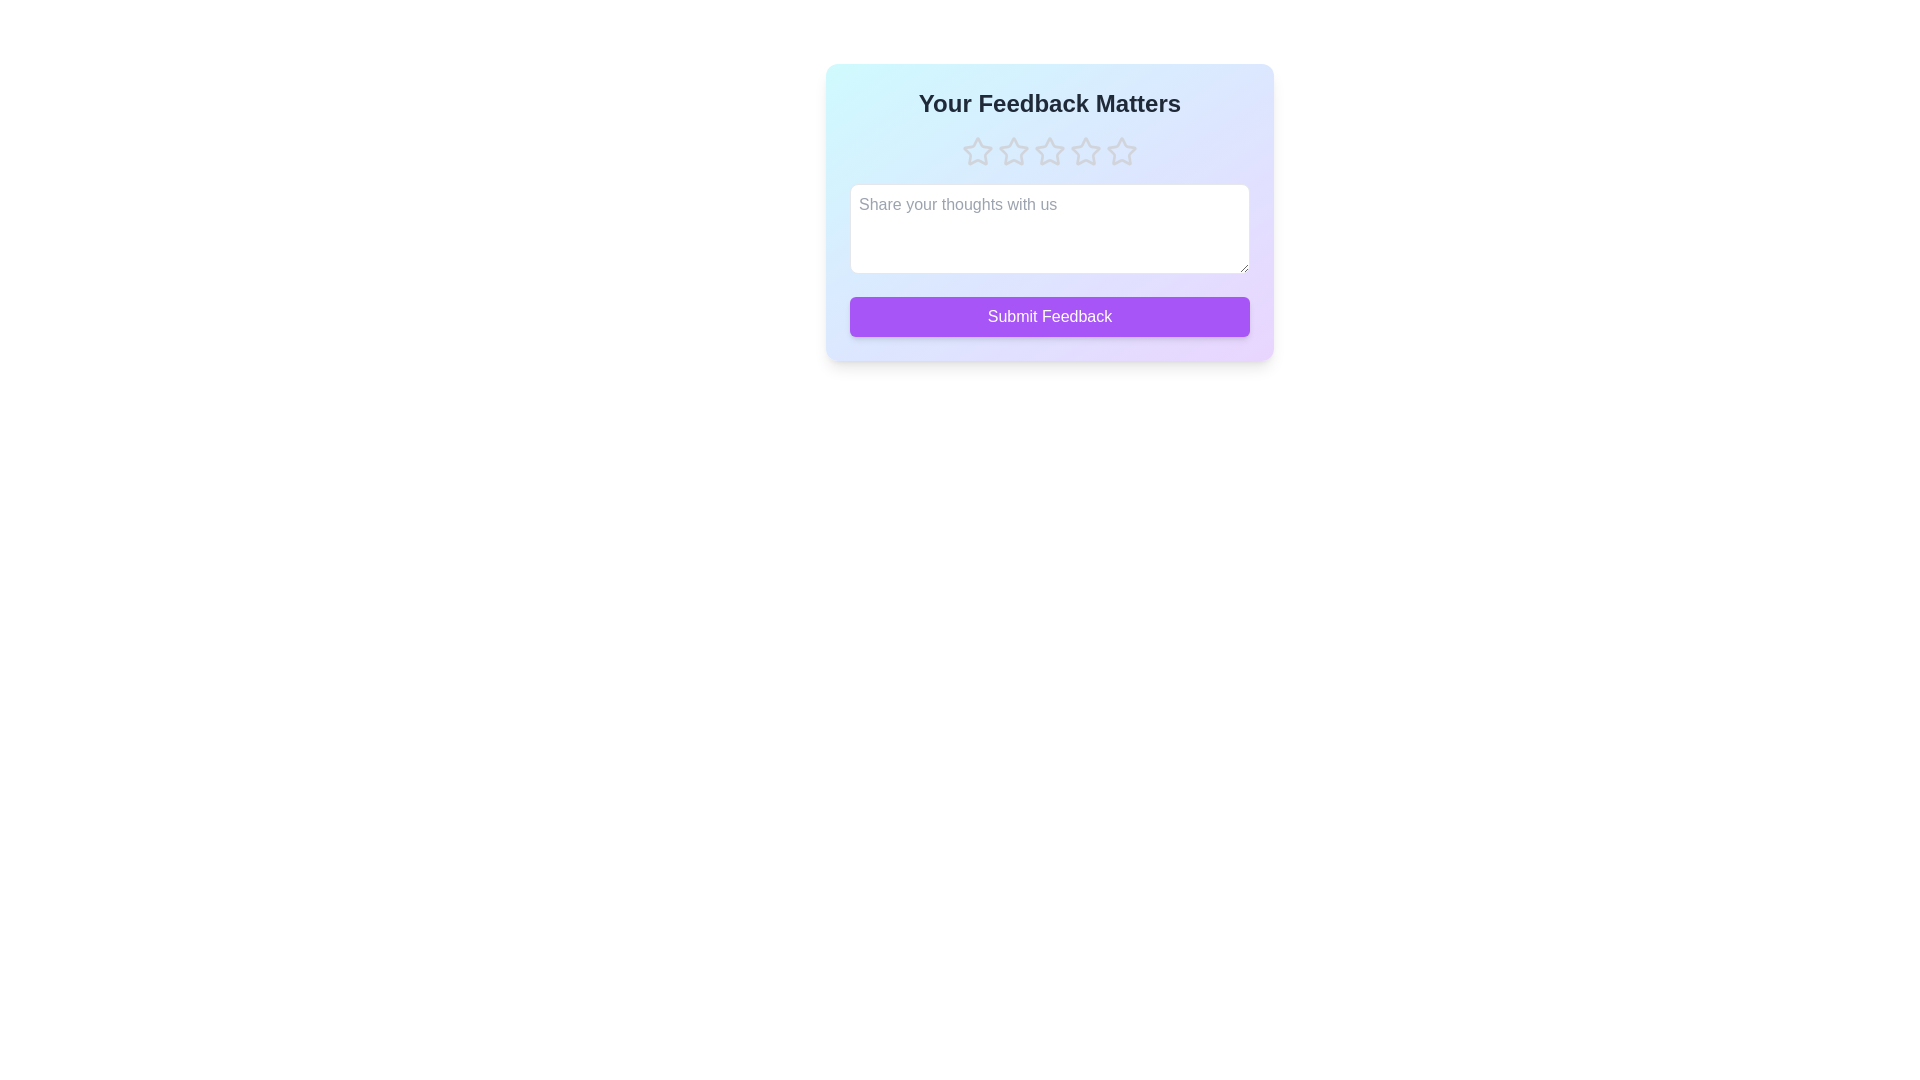 The height and width of the screenshot is (1080, 1920). I want to click on the star corresponding to 4, so click(1084, 150).